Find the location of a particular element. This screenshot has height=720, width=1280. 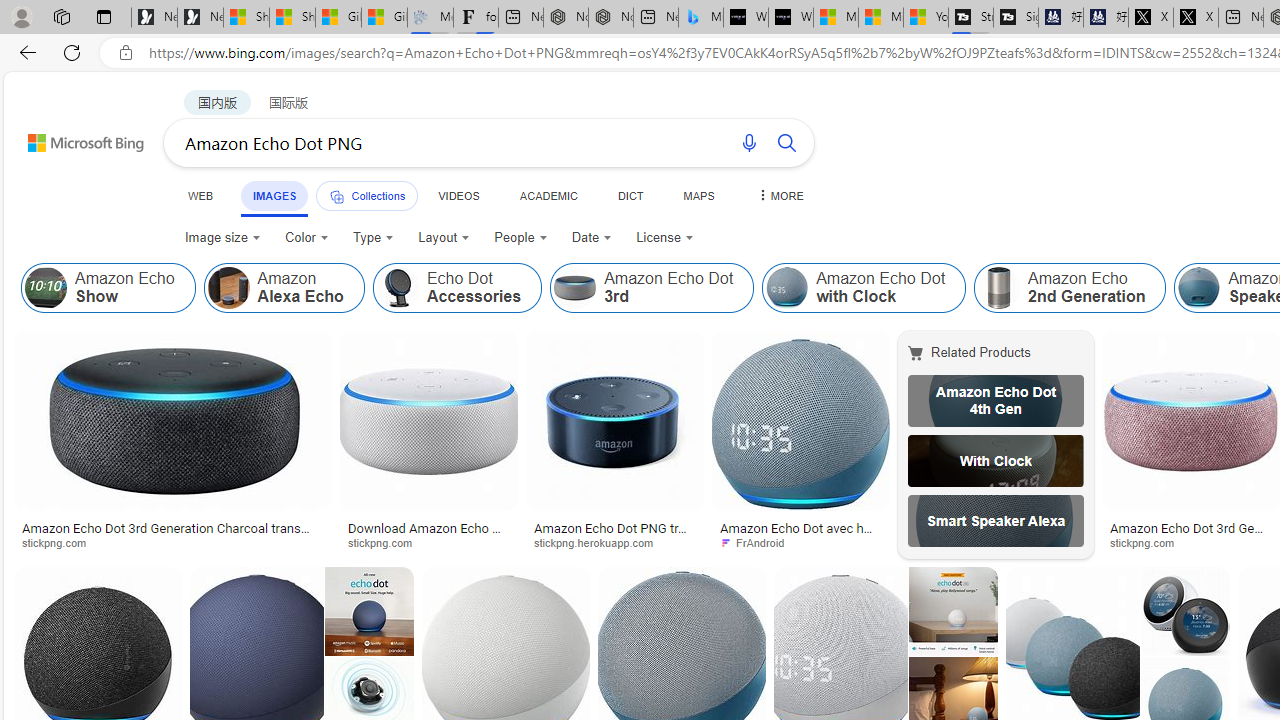

'VIDEOS' is located at coordinates (457, 195).